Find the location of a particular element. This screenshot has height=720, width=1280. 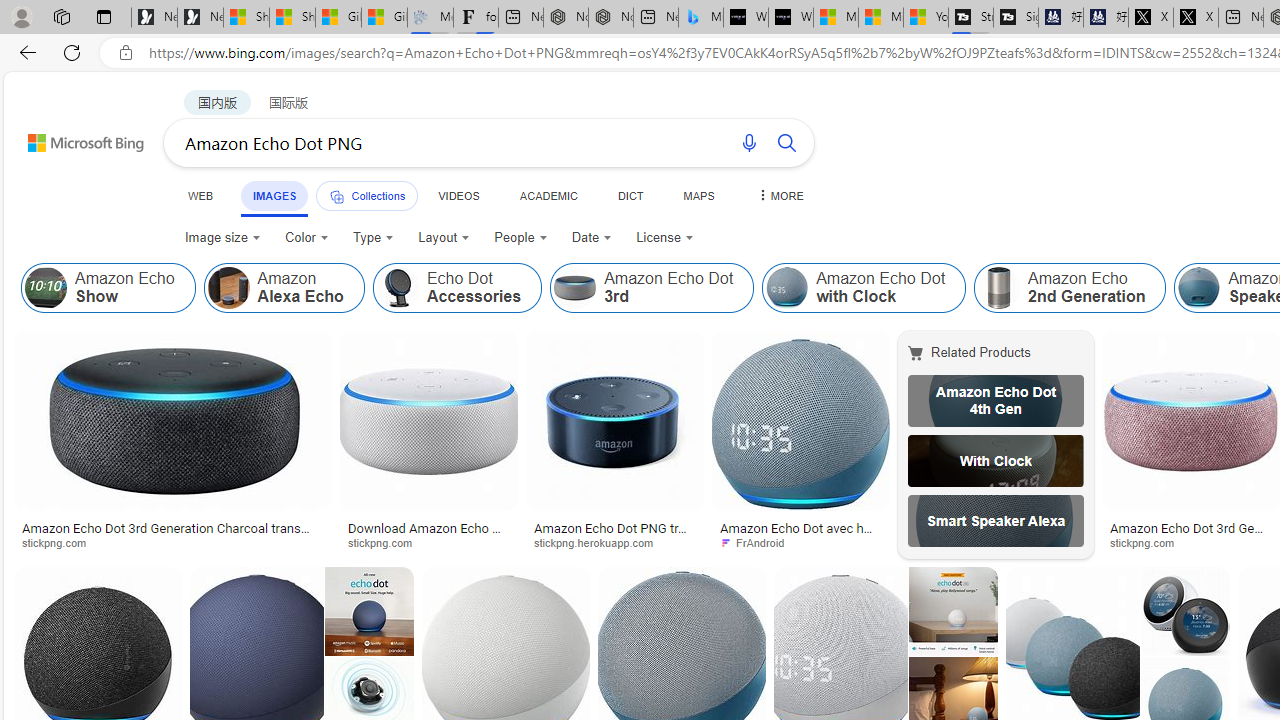

'VIDEOS' is located at coordinates (457, 195).